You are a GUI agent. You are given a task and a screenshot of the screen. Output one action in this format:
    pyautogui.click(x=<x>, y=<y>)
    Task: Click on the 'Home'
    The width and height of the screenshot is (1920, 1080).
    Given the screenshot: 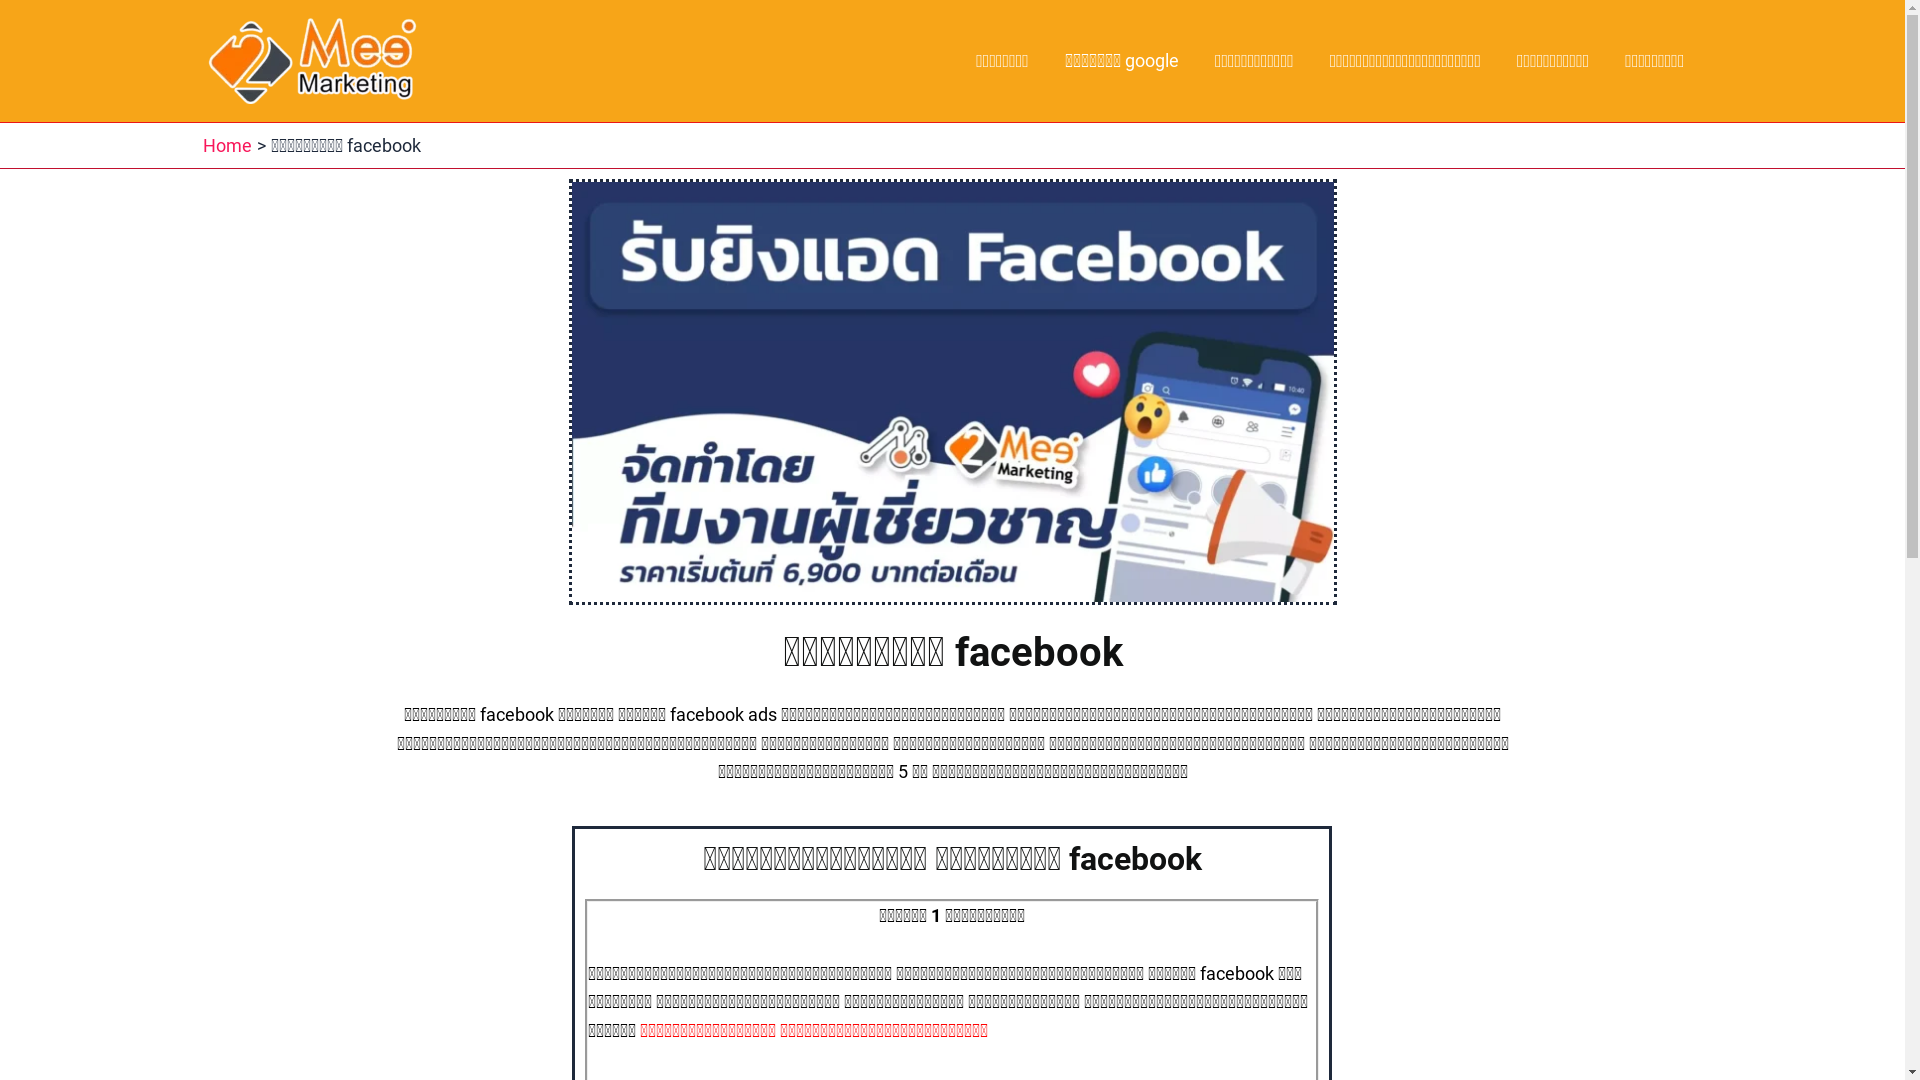 What is the action you would take?
    pyautogui.click(x=226, y=144)
    